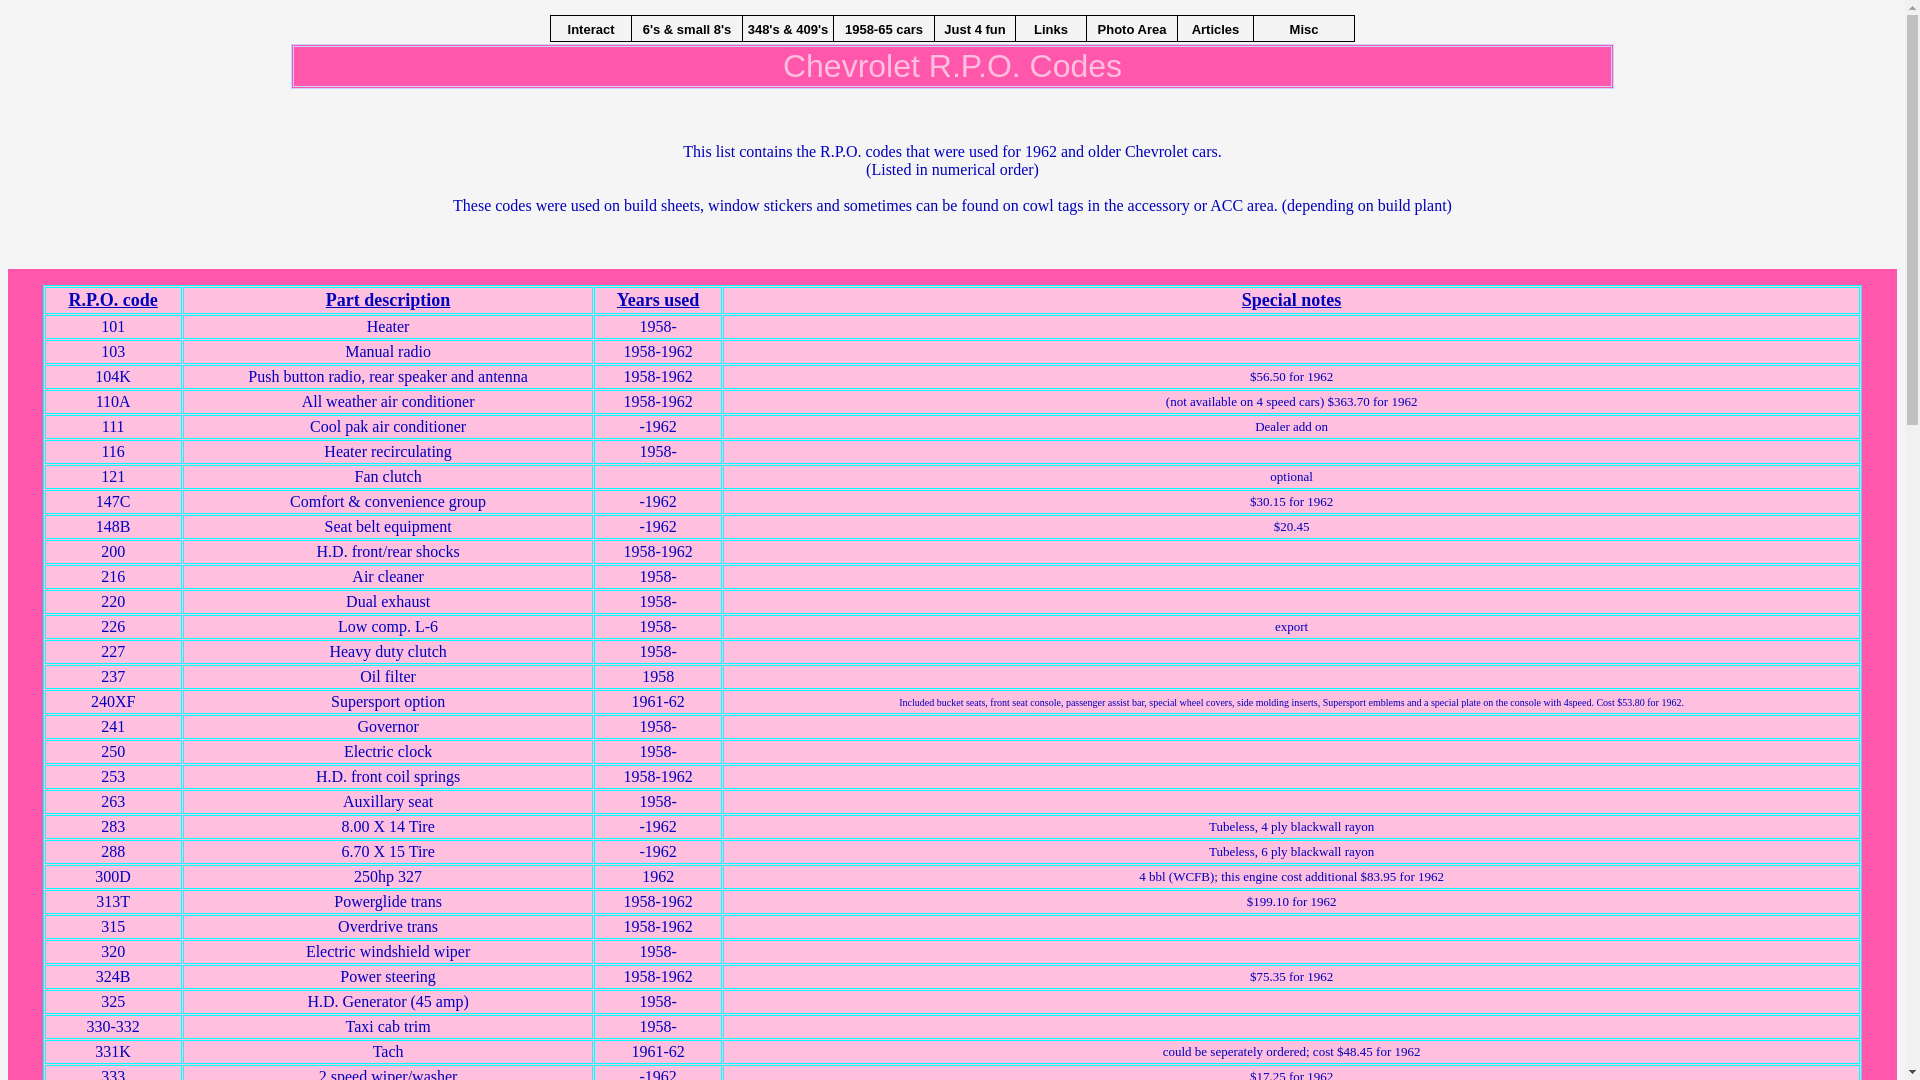  I want to click on 'Interact', so click(589, 28).